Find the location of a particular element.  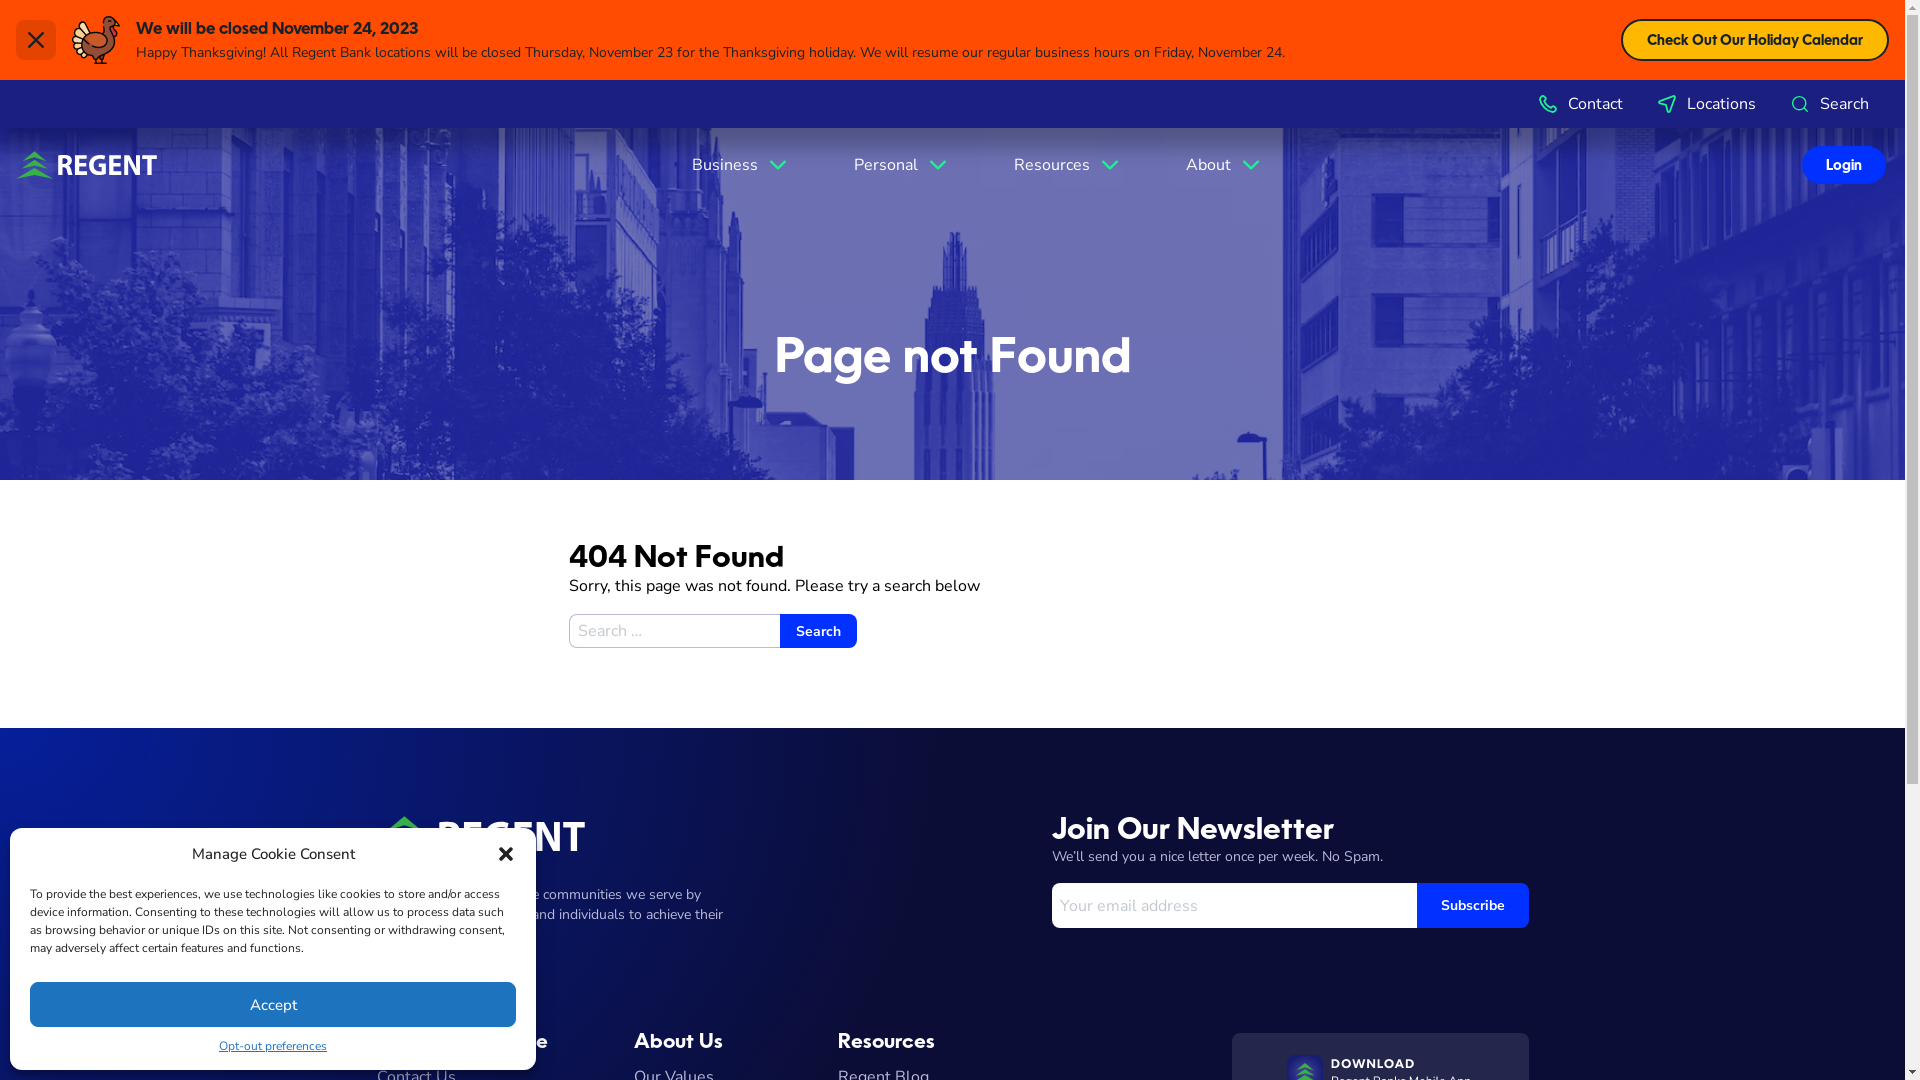

'Personal' is located at coordinates (901, 164).